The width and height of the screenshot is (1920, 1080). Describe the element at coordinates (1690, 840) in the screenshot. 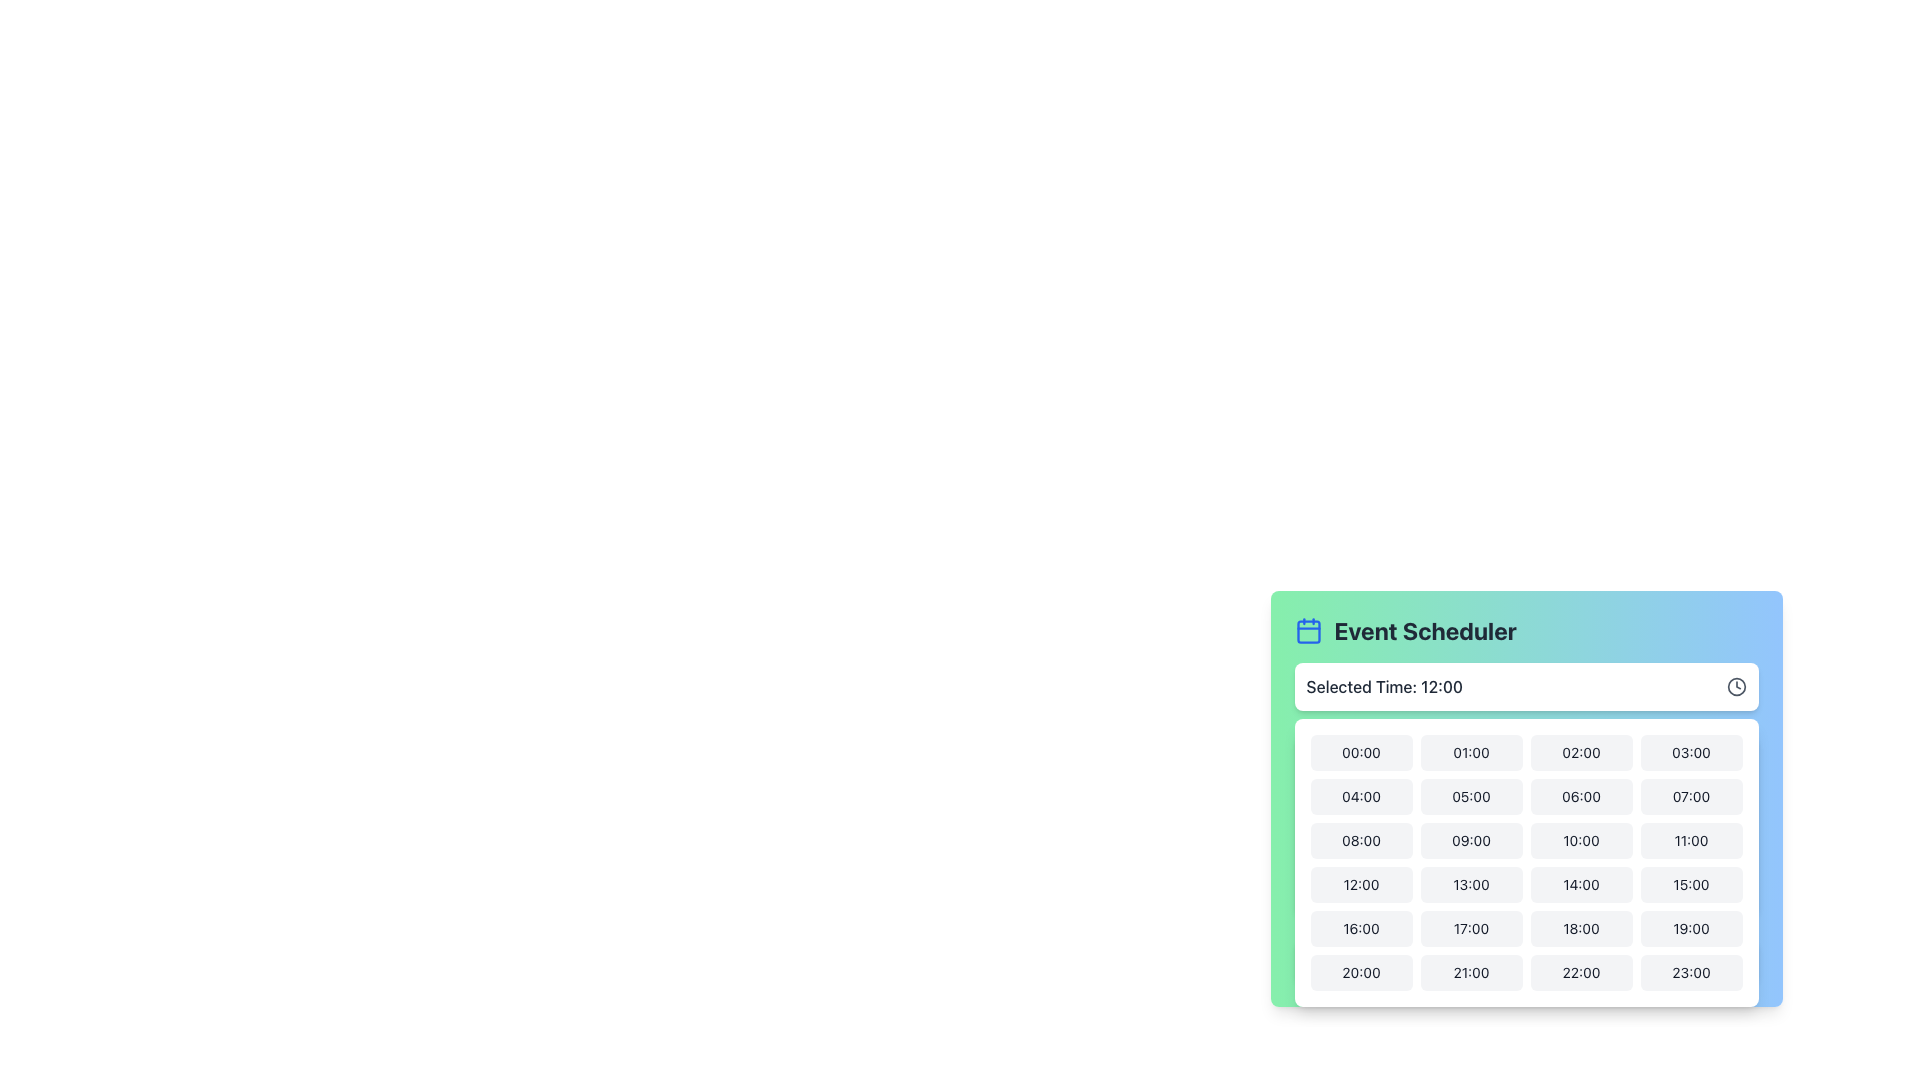

I see `the rectangular button labeled '11:00' with a dark gray text and light gray background, located` at that location.